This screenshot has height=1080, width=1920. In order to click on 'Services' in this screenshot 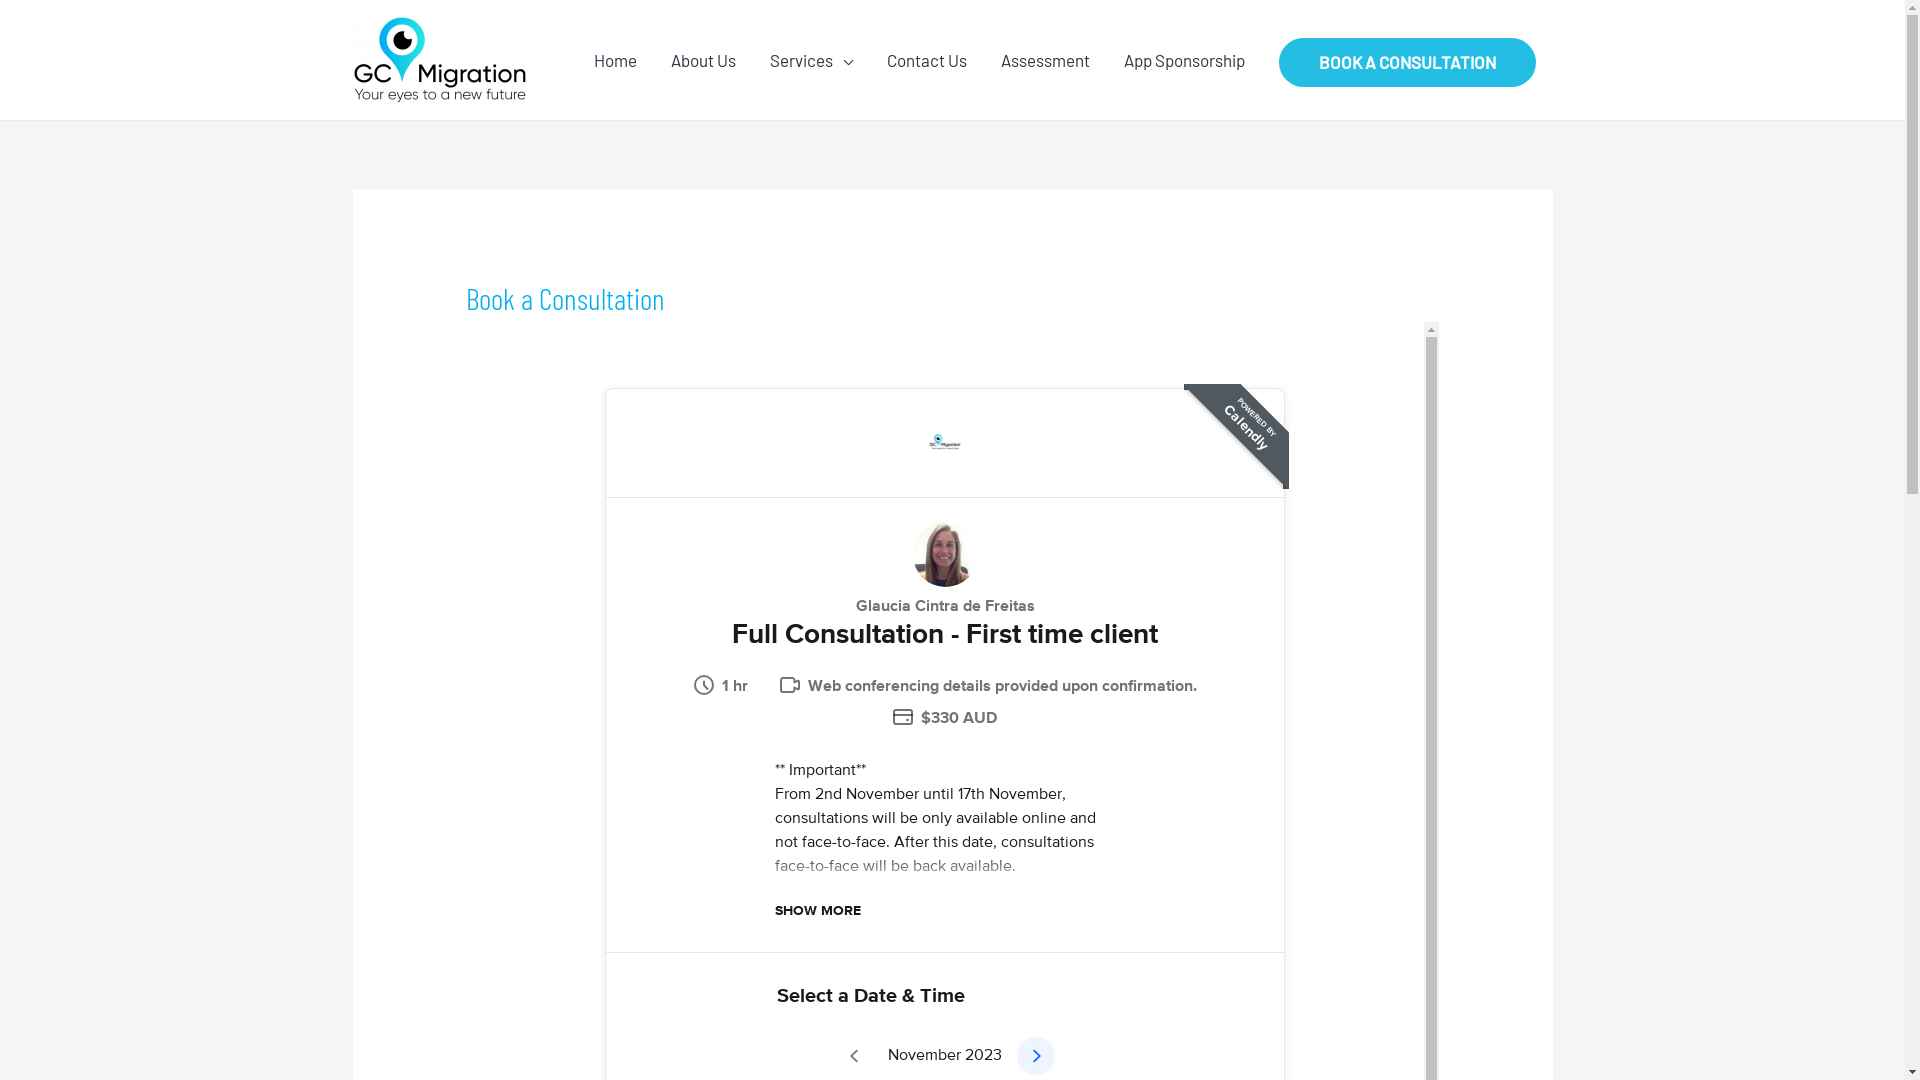, I will do `click(810, 59)`.